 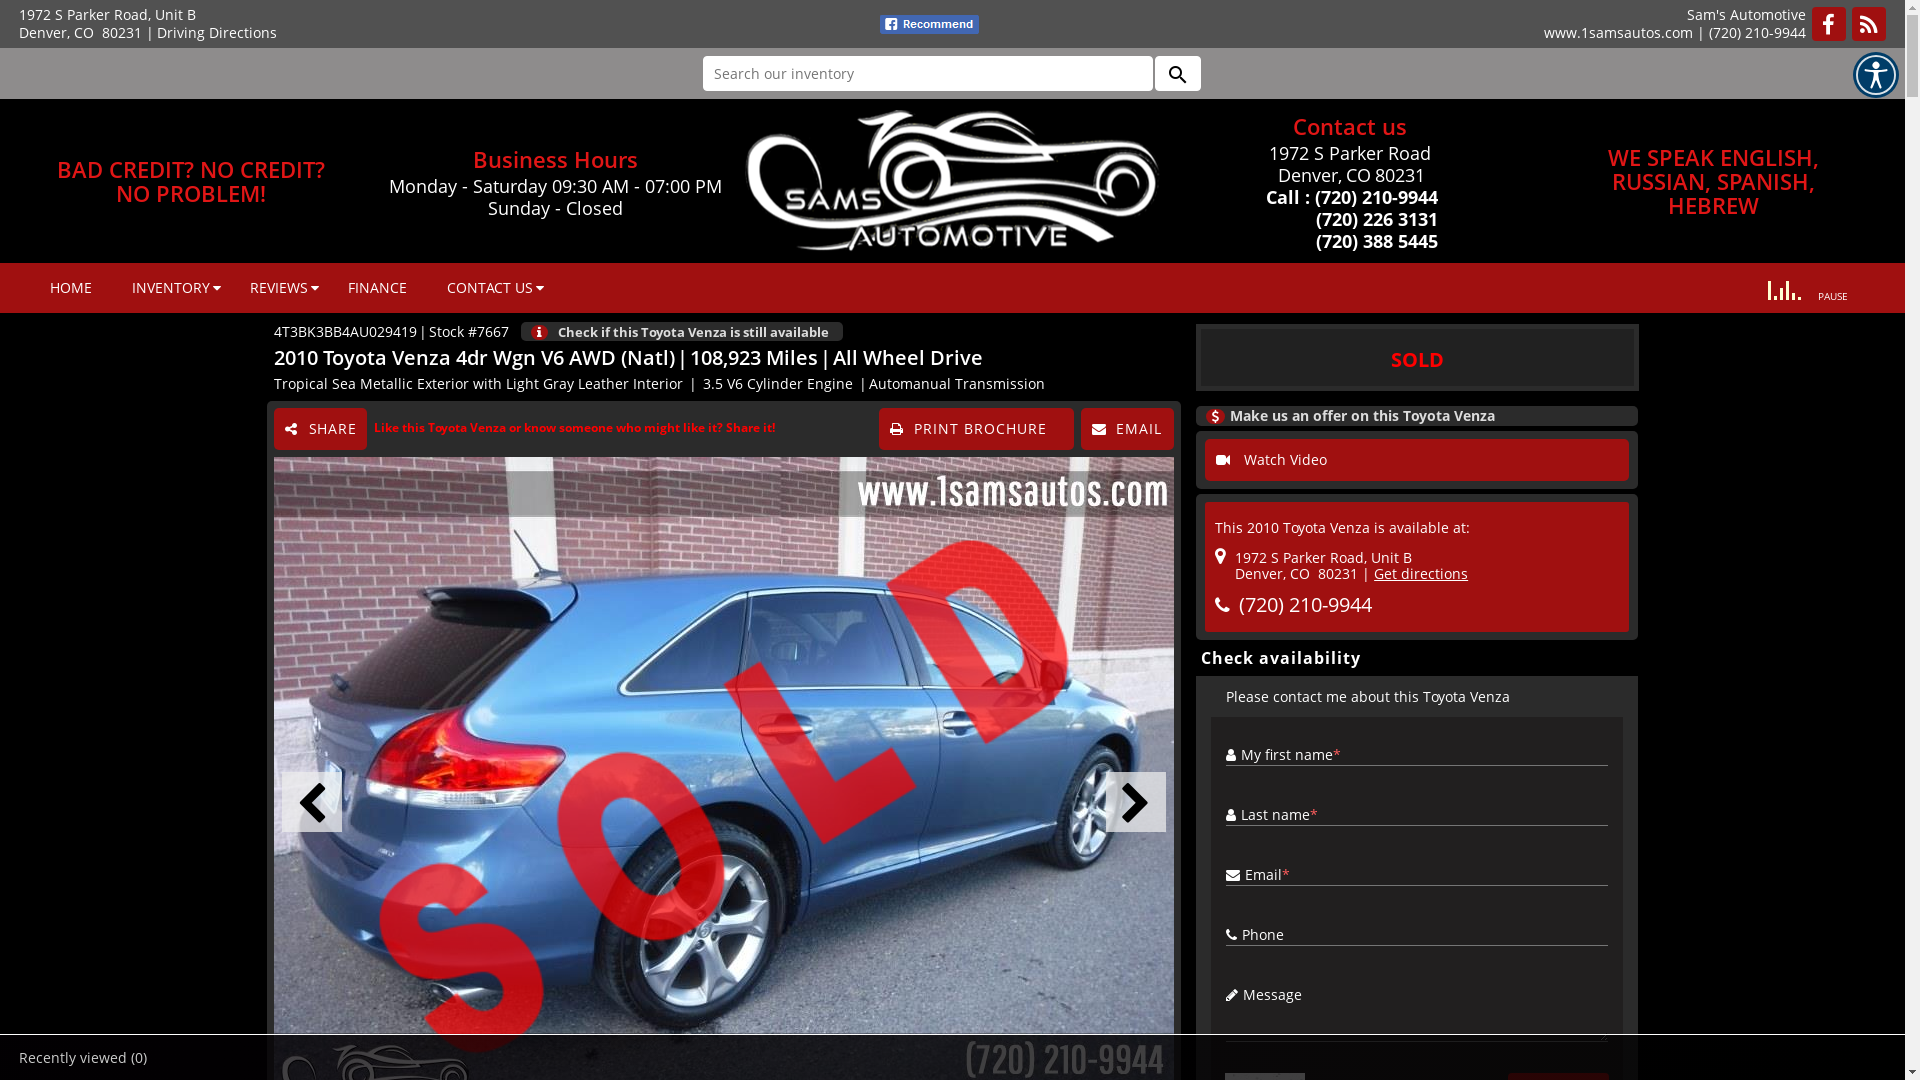 I want to click on 'search', so click(x=1153, y=72).